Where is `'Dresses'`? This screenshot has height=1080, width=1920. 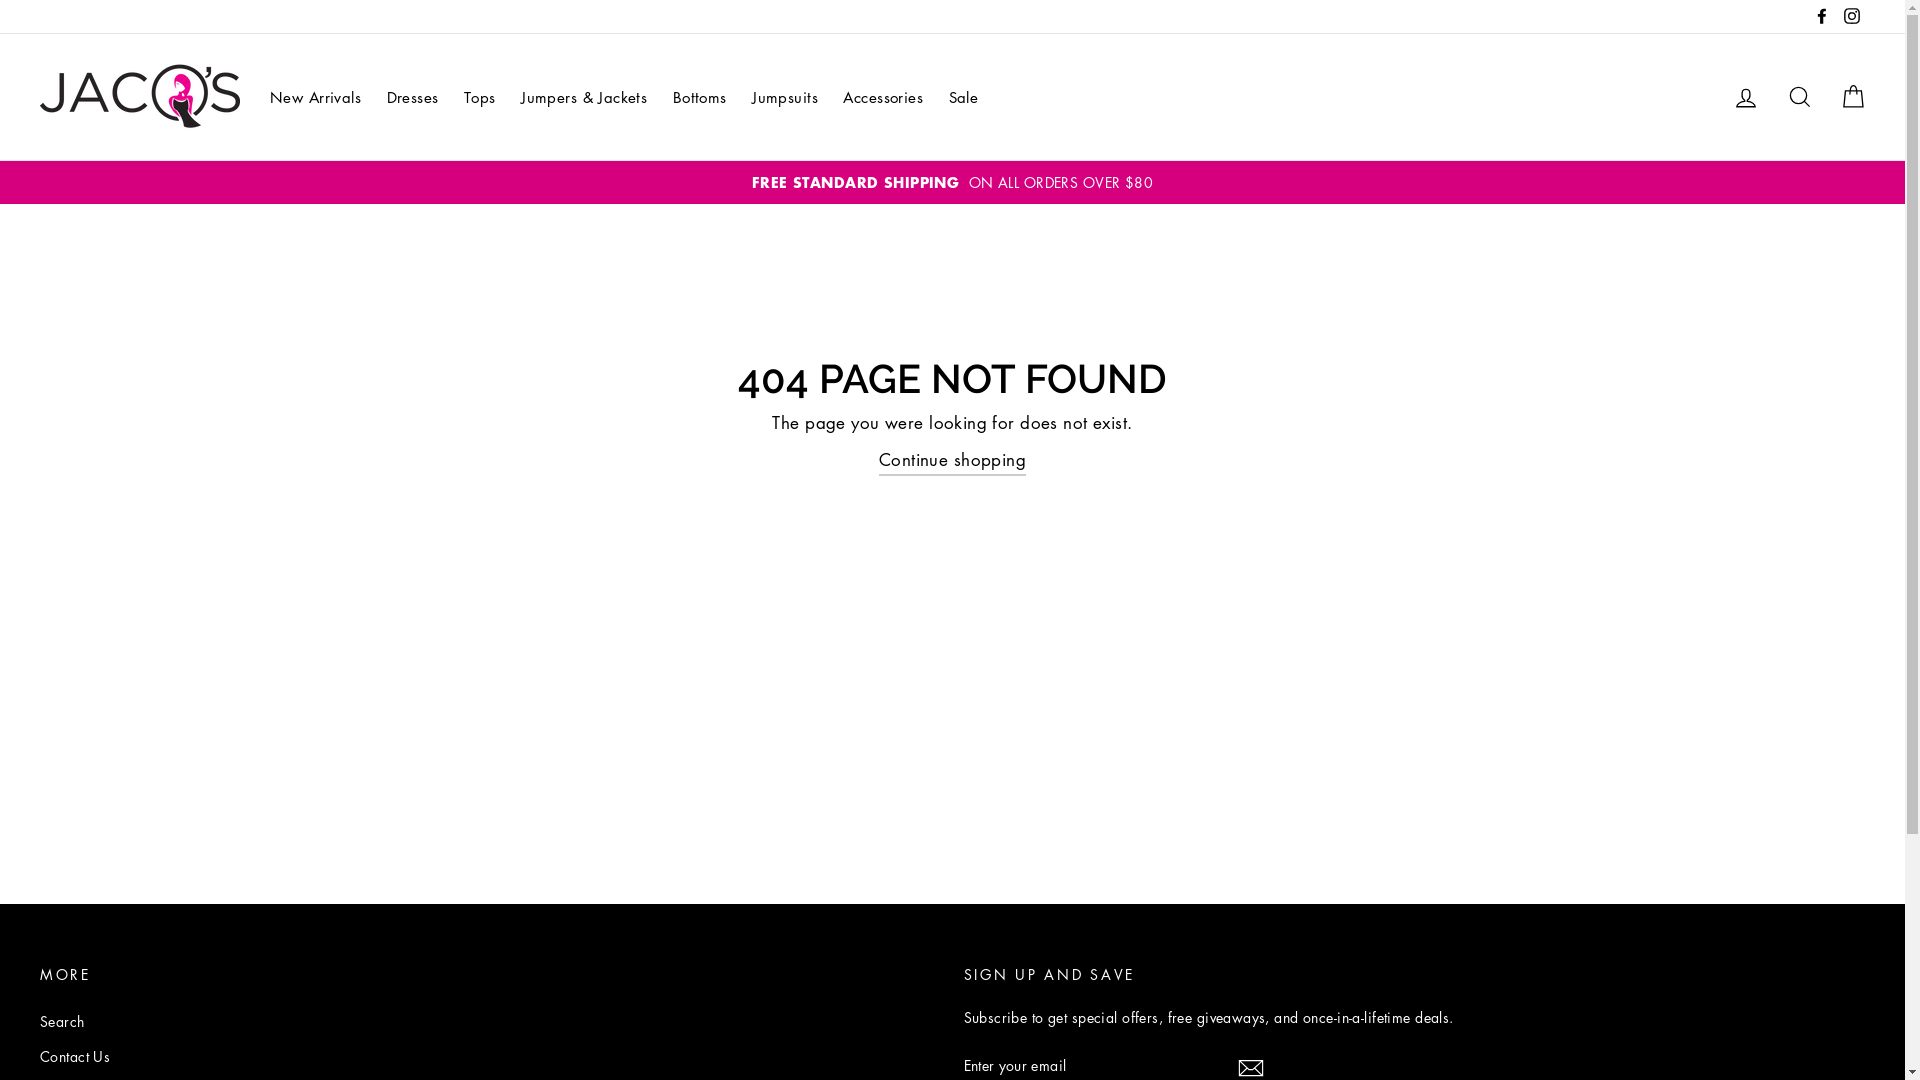 'Dresses' is located at coordinates (411, 97).